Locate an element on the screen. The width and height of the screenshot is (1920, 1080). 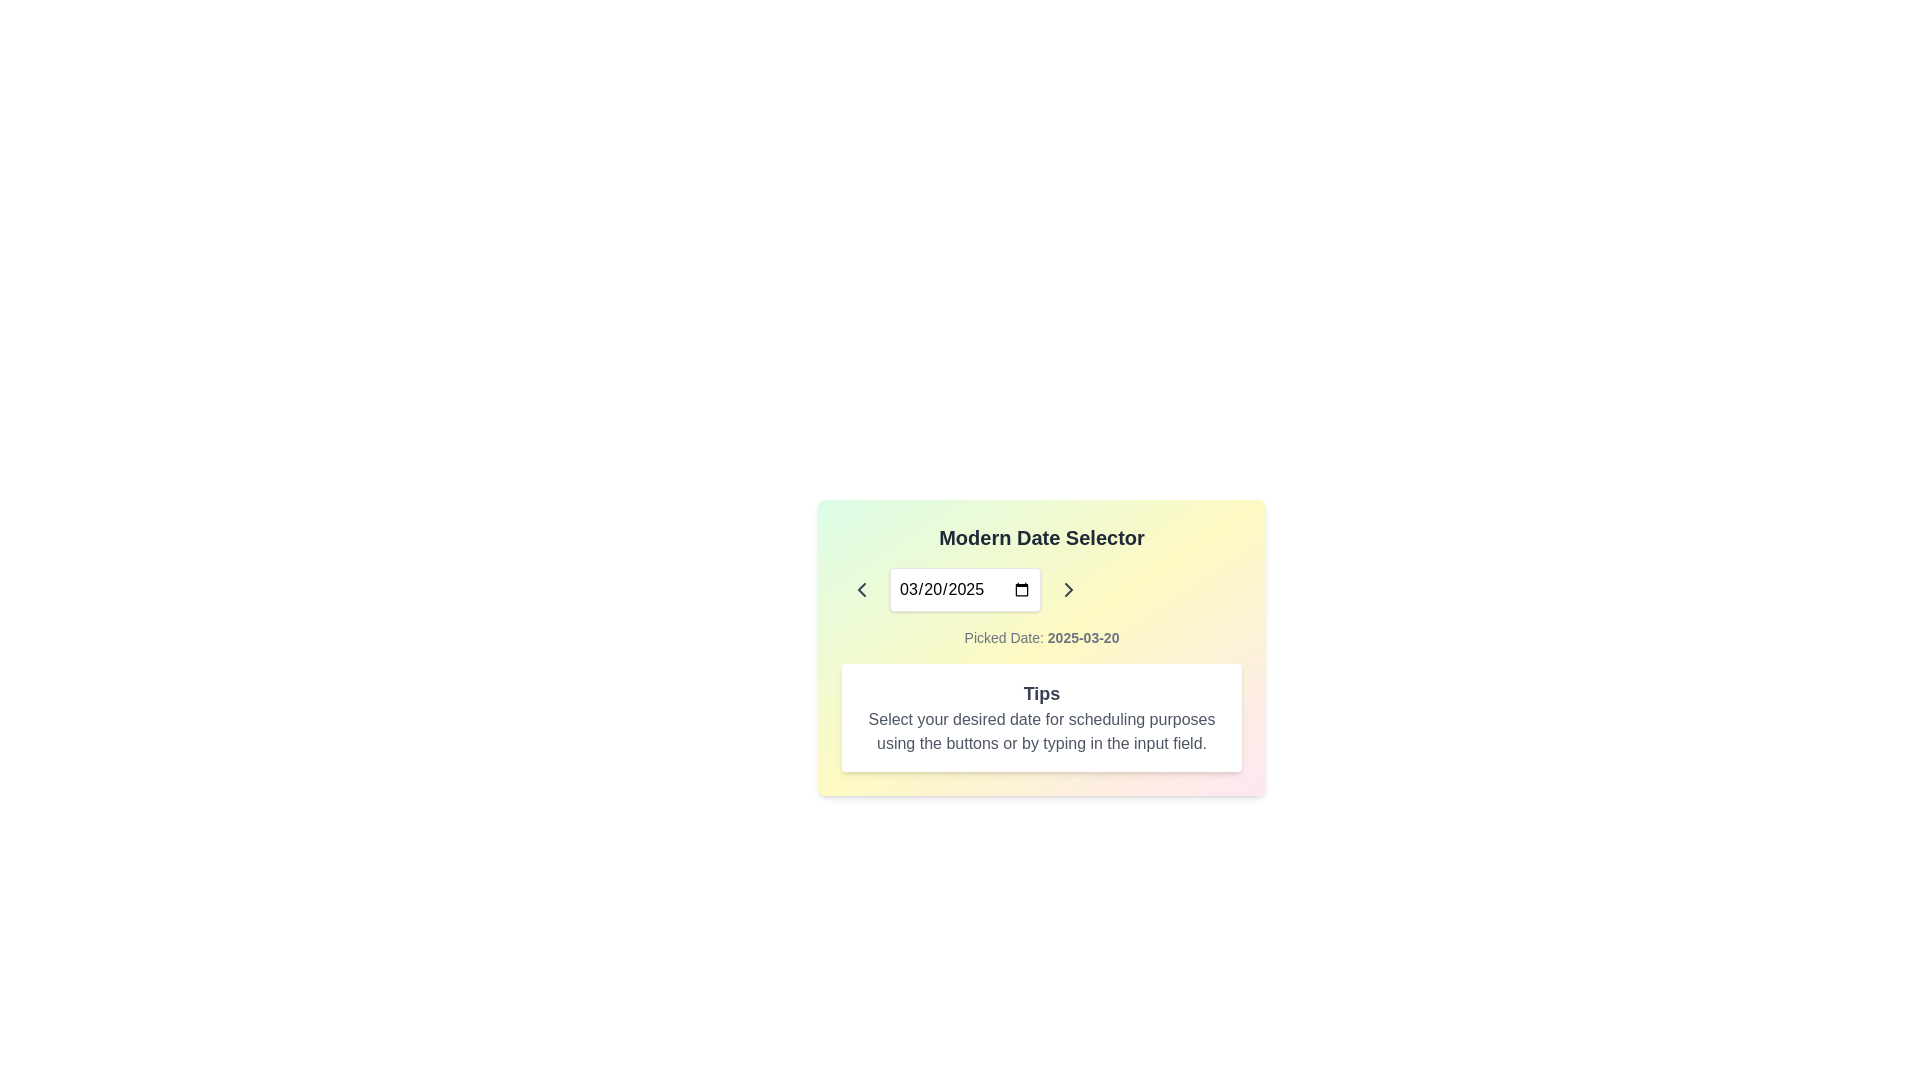
the Chevron Icon (SVG) located to the left of a date input field with the placeholder '03/20/2025' is located at coordinates (862, 589).